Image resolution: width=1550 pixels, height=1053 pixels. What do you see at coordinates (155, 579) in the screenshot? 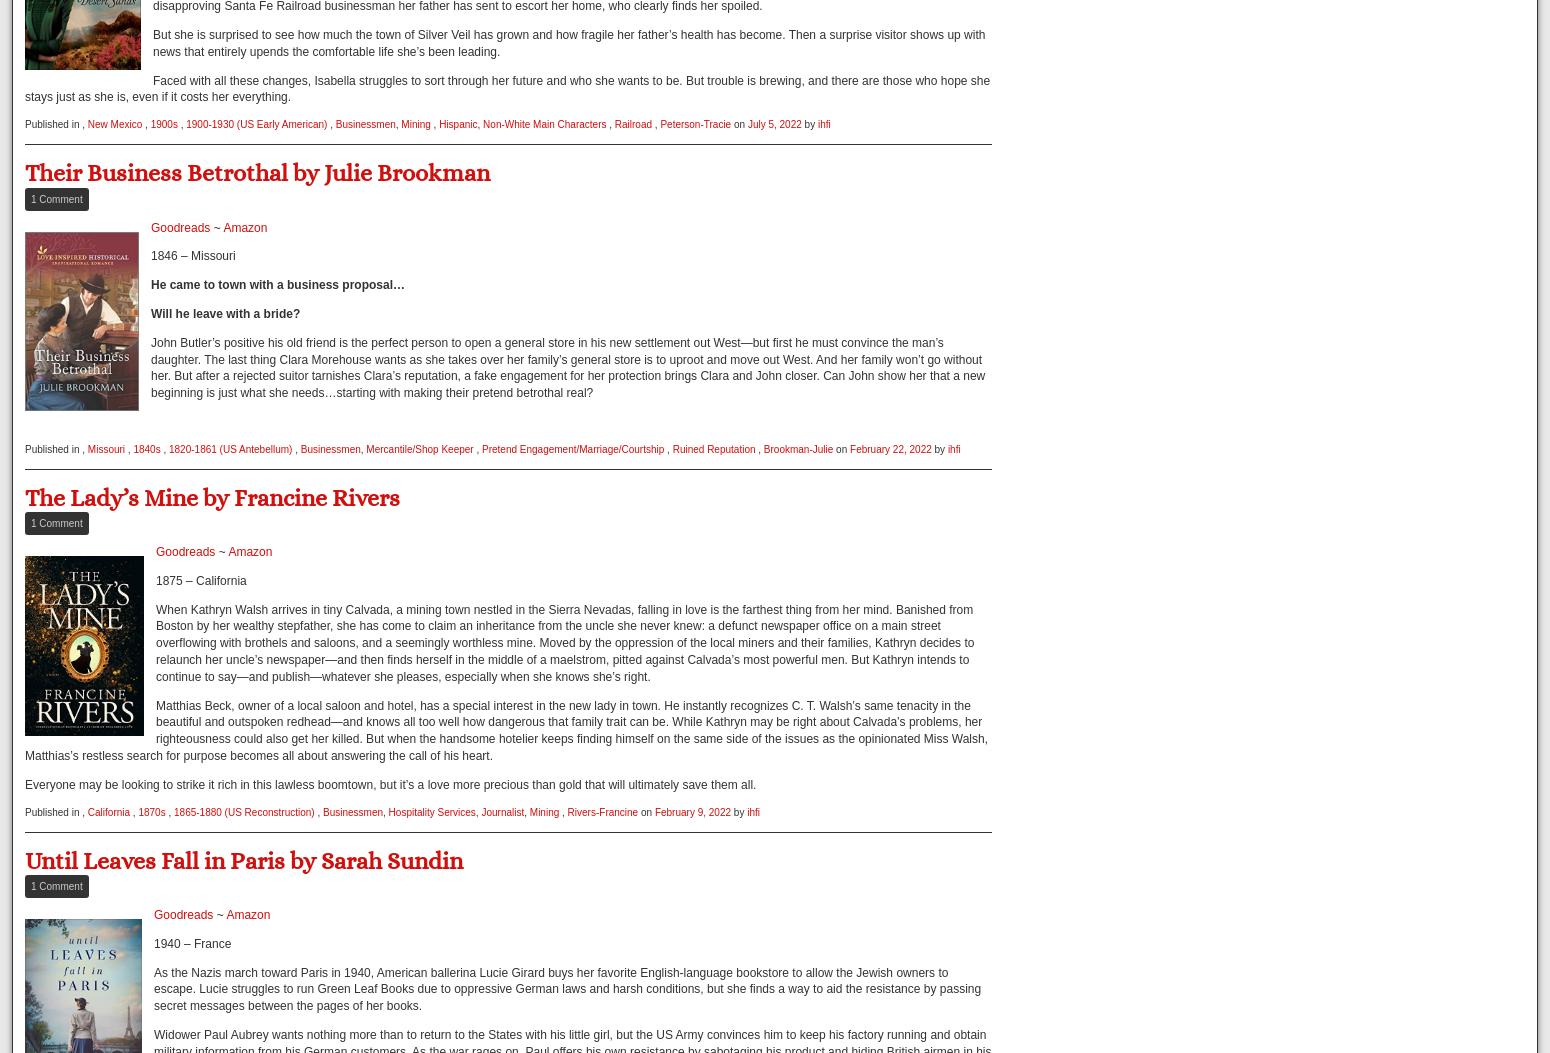
I see `'1875 – California'` at bounding box center [155, 579].